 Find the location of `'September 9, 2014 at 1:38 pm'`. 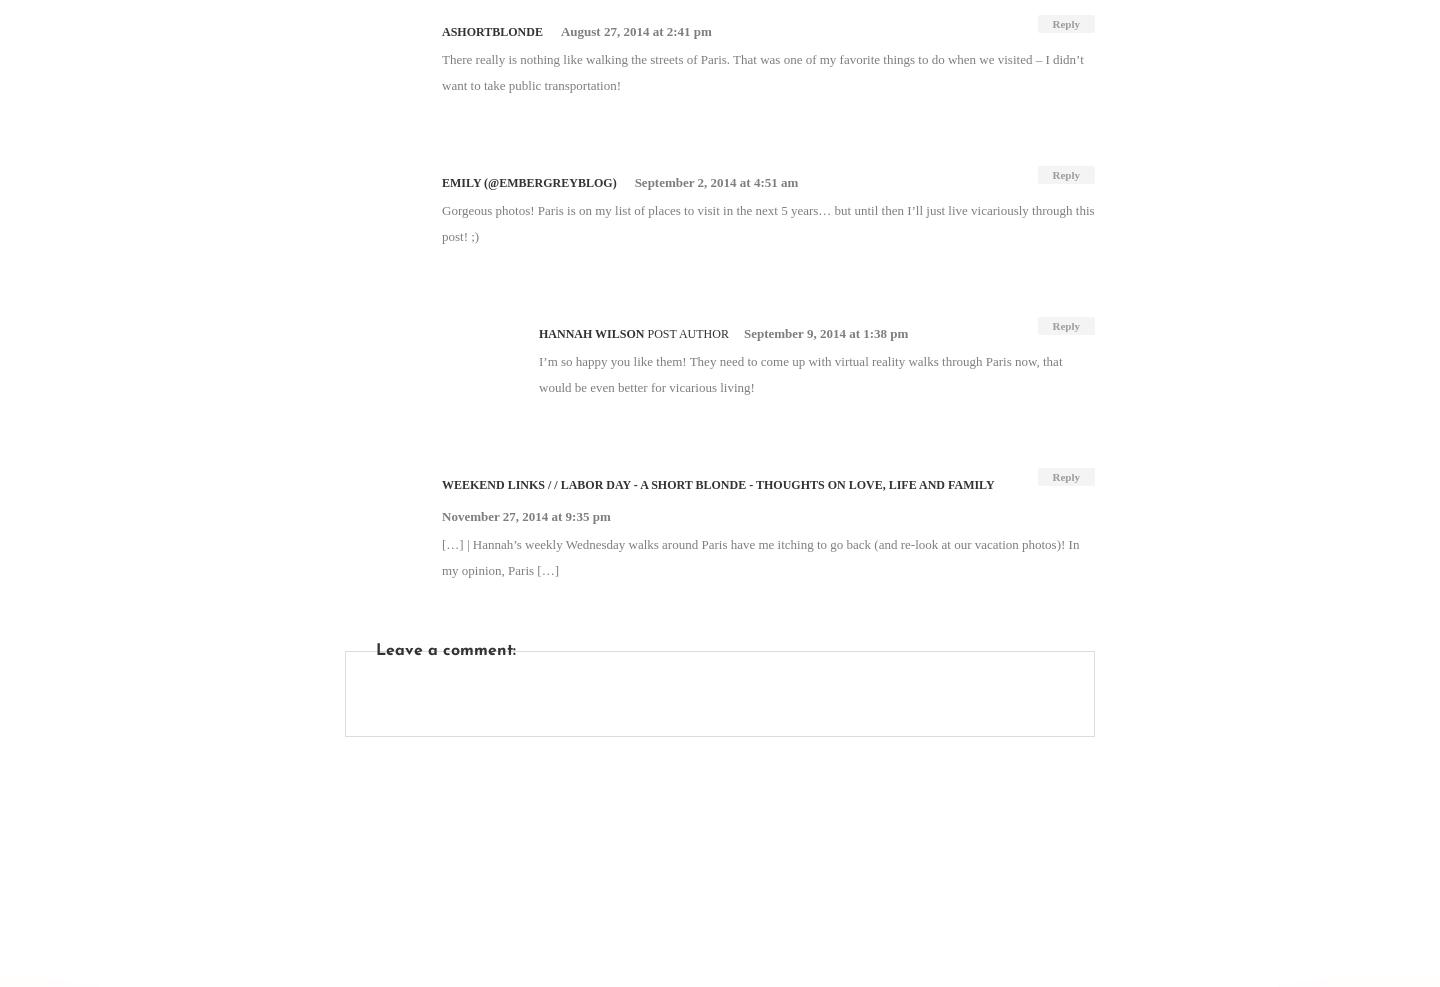

'September 9, 2014 at 1:38 pm' is located at coordinates (825, 331).